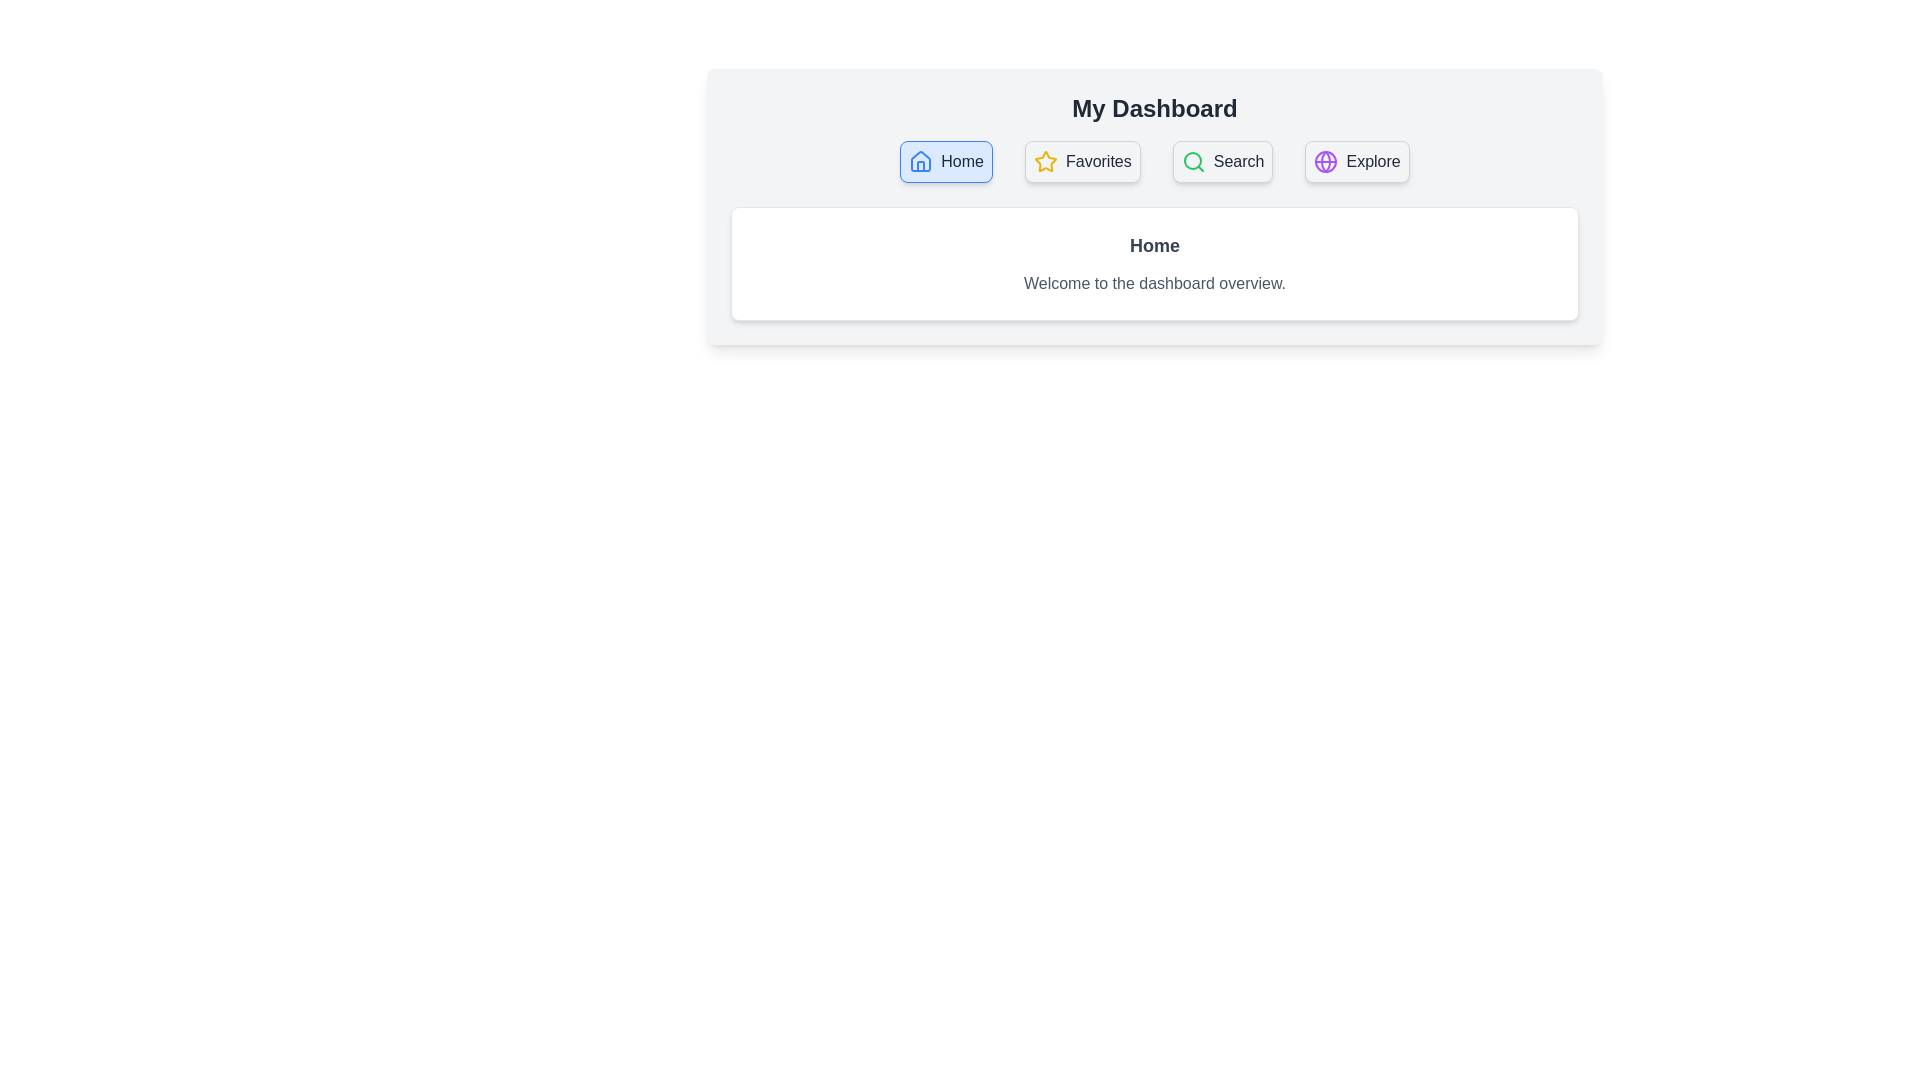 This screenshot has height=1080, width=1920. I want to click on the tab Explore, so click(1357, 161).